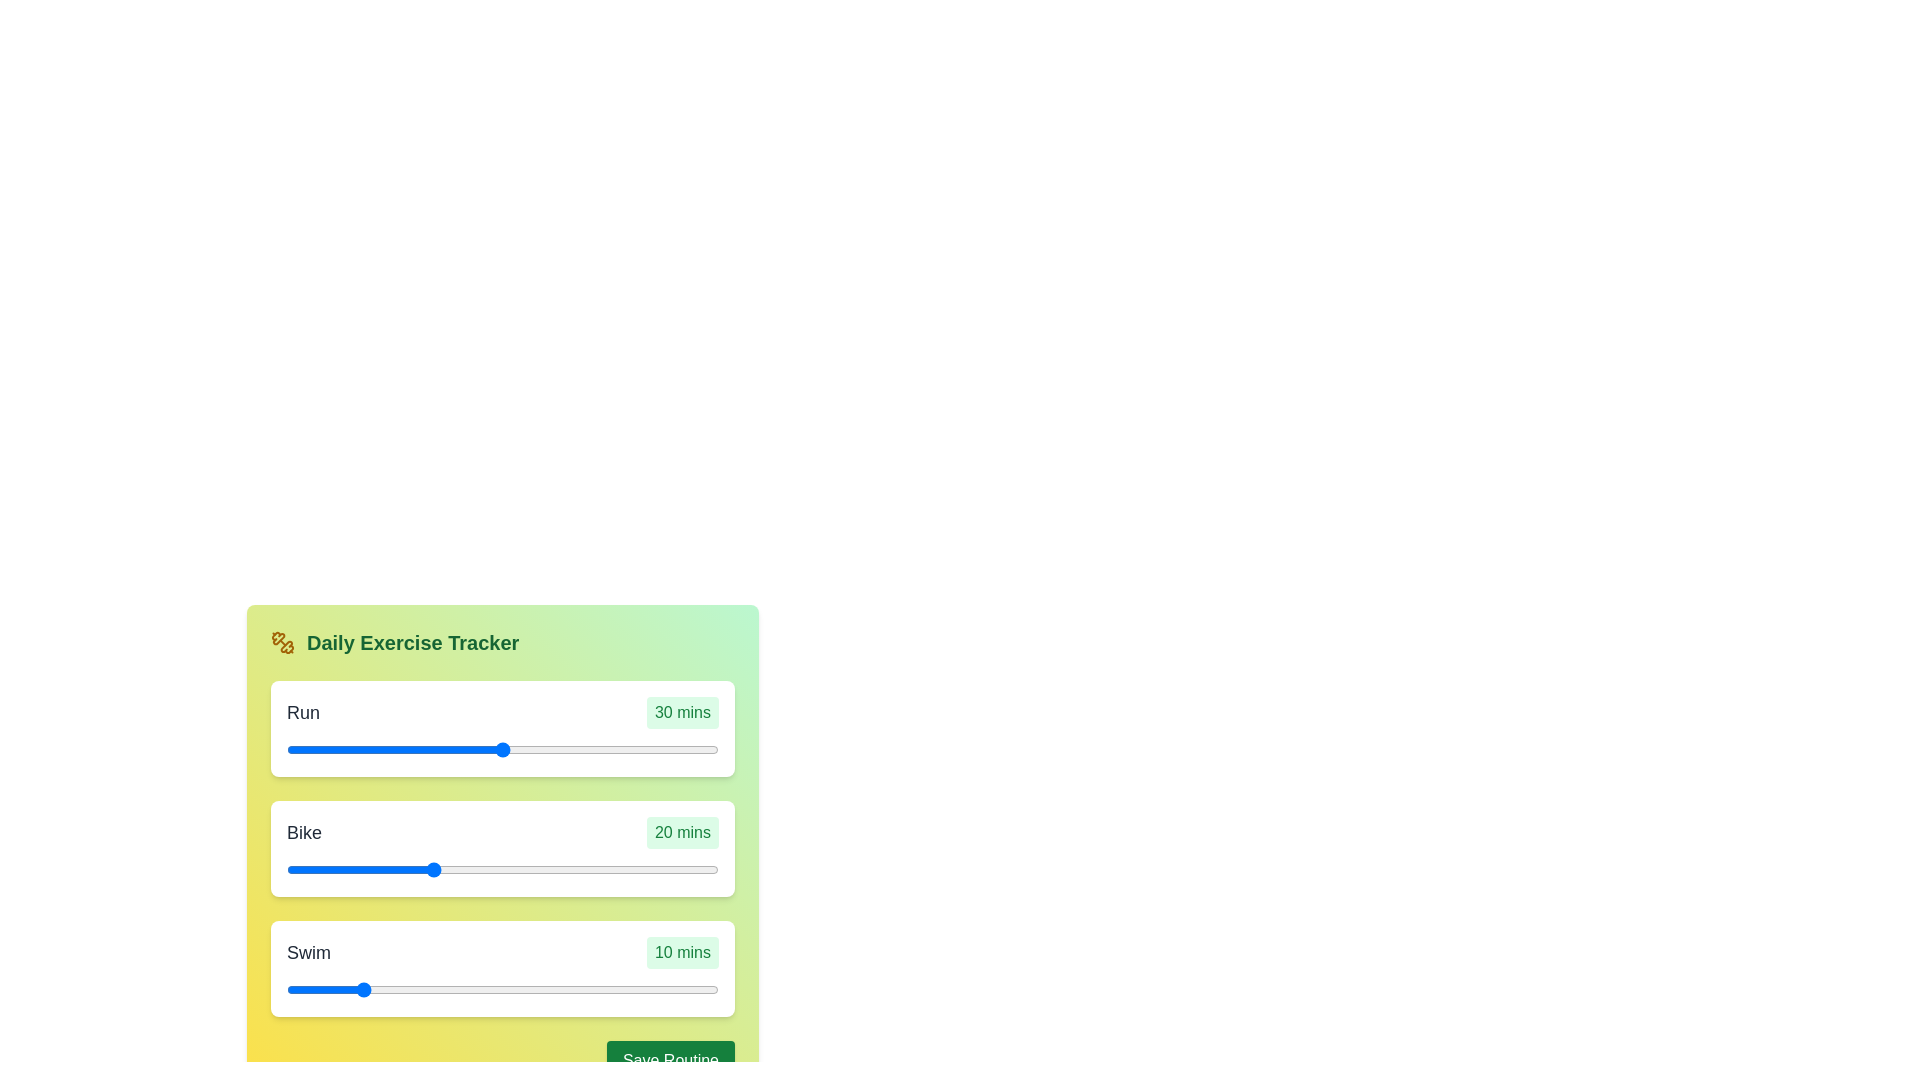 Image resolution: width=1920 pixels, height=1080 pixels. What do you see at coordinates (506, 869) in the screenshot?
I see `the duration of the 1 slider to 1 minutes` at bounding box center [506, 869].